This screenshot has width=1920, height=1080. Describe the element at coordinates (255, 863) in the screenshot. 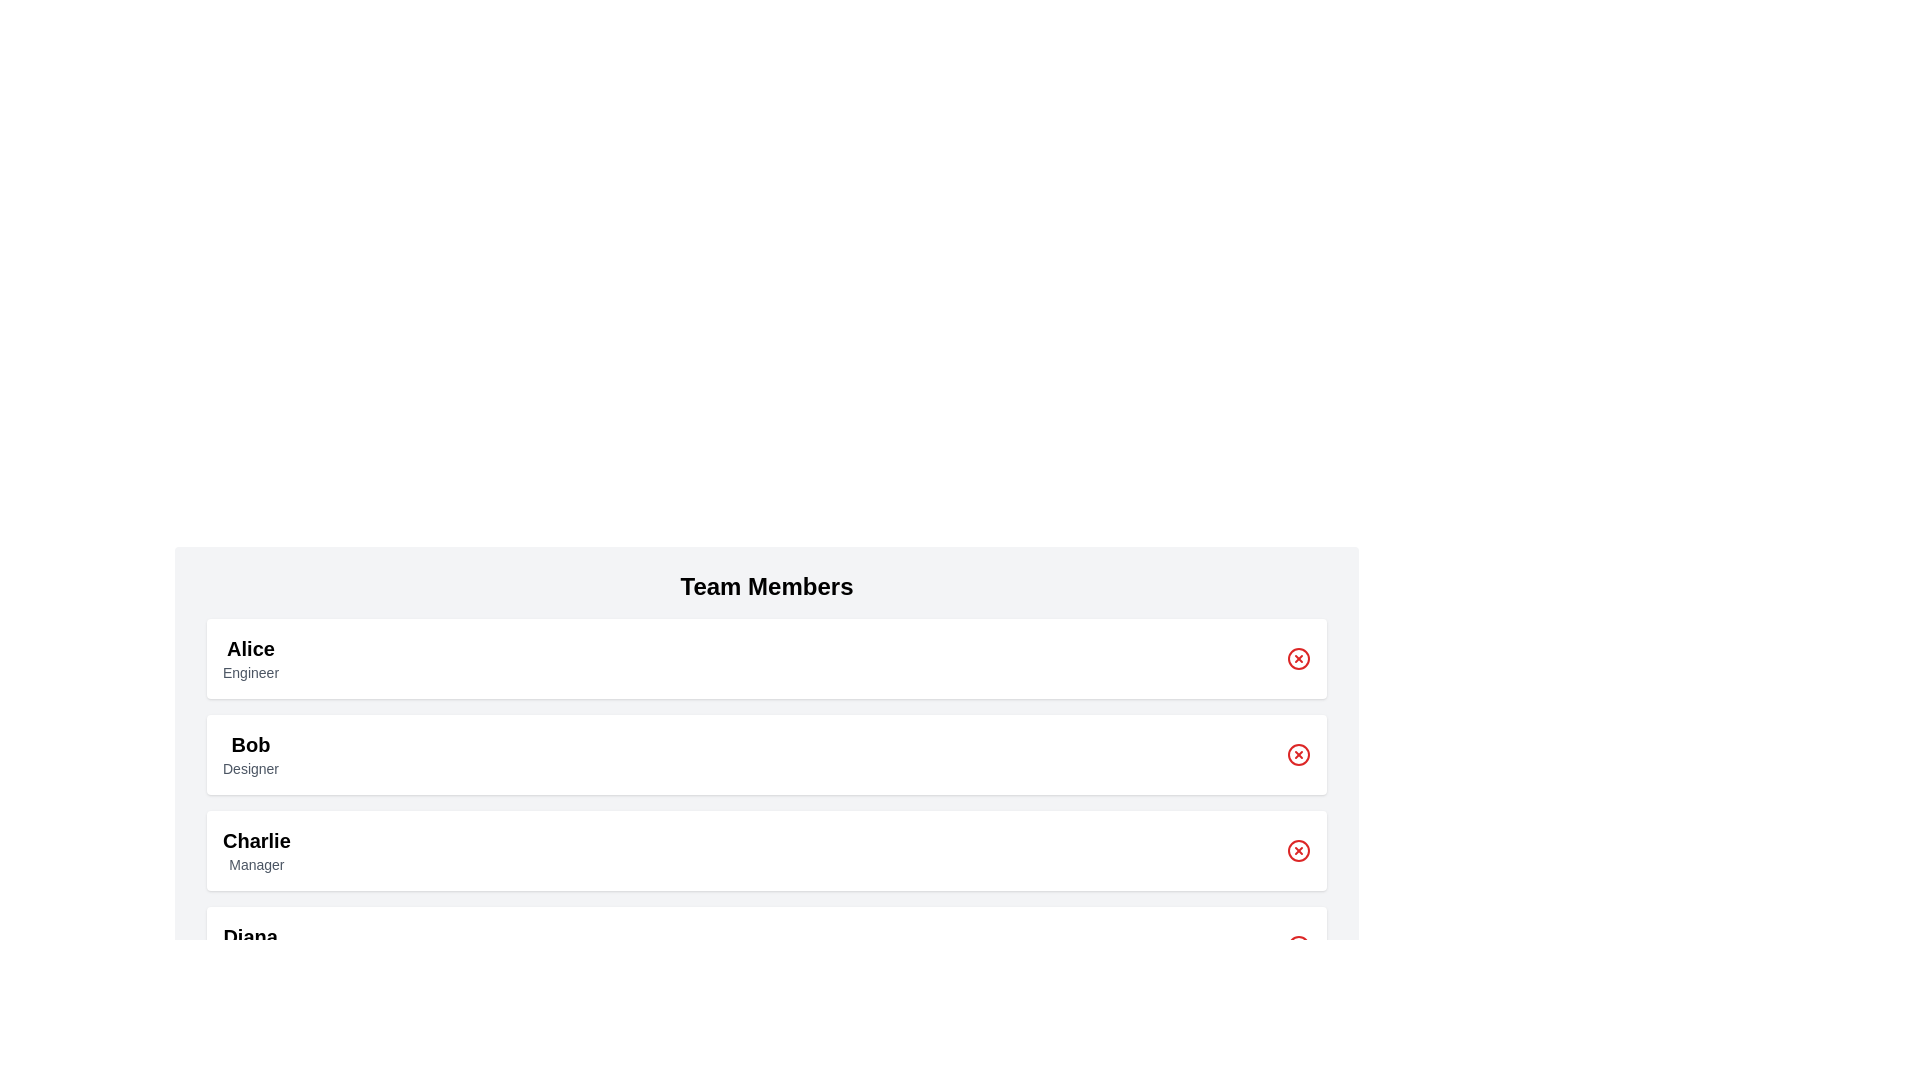

I see `the Text Label displaying 'Manager' which is styled in gray and positioned under 'Charlie' in the Team Members list` at that location.